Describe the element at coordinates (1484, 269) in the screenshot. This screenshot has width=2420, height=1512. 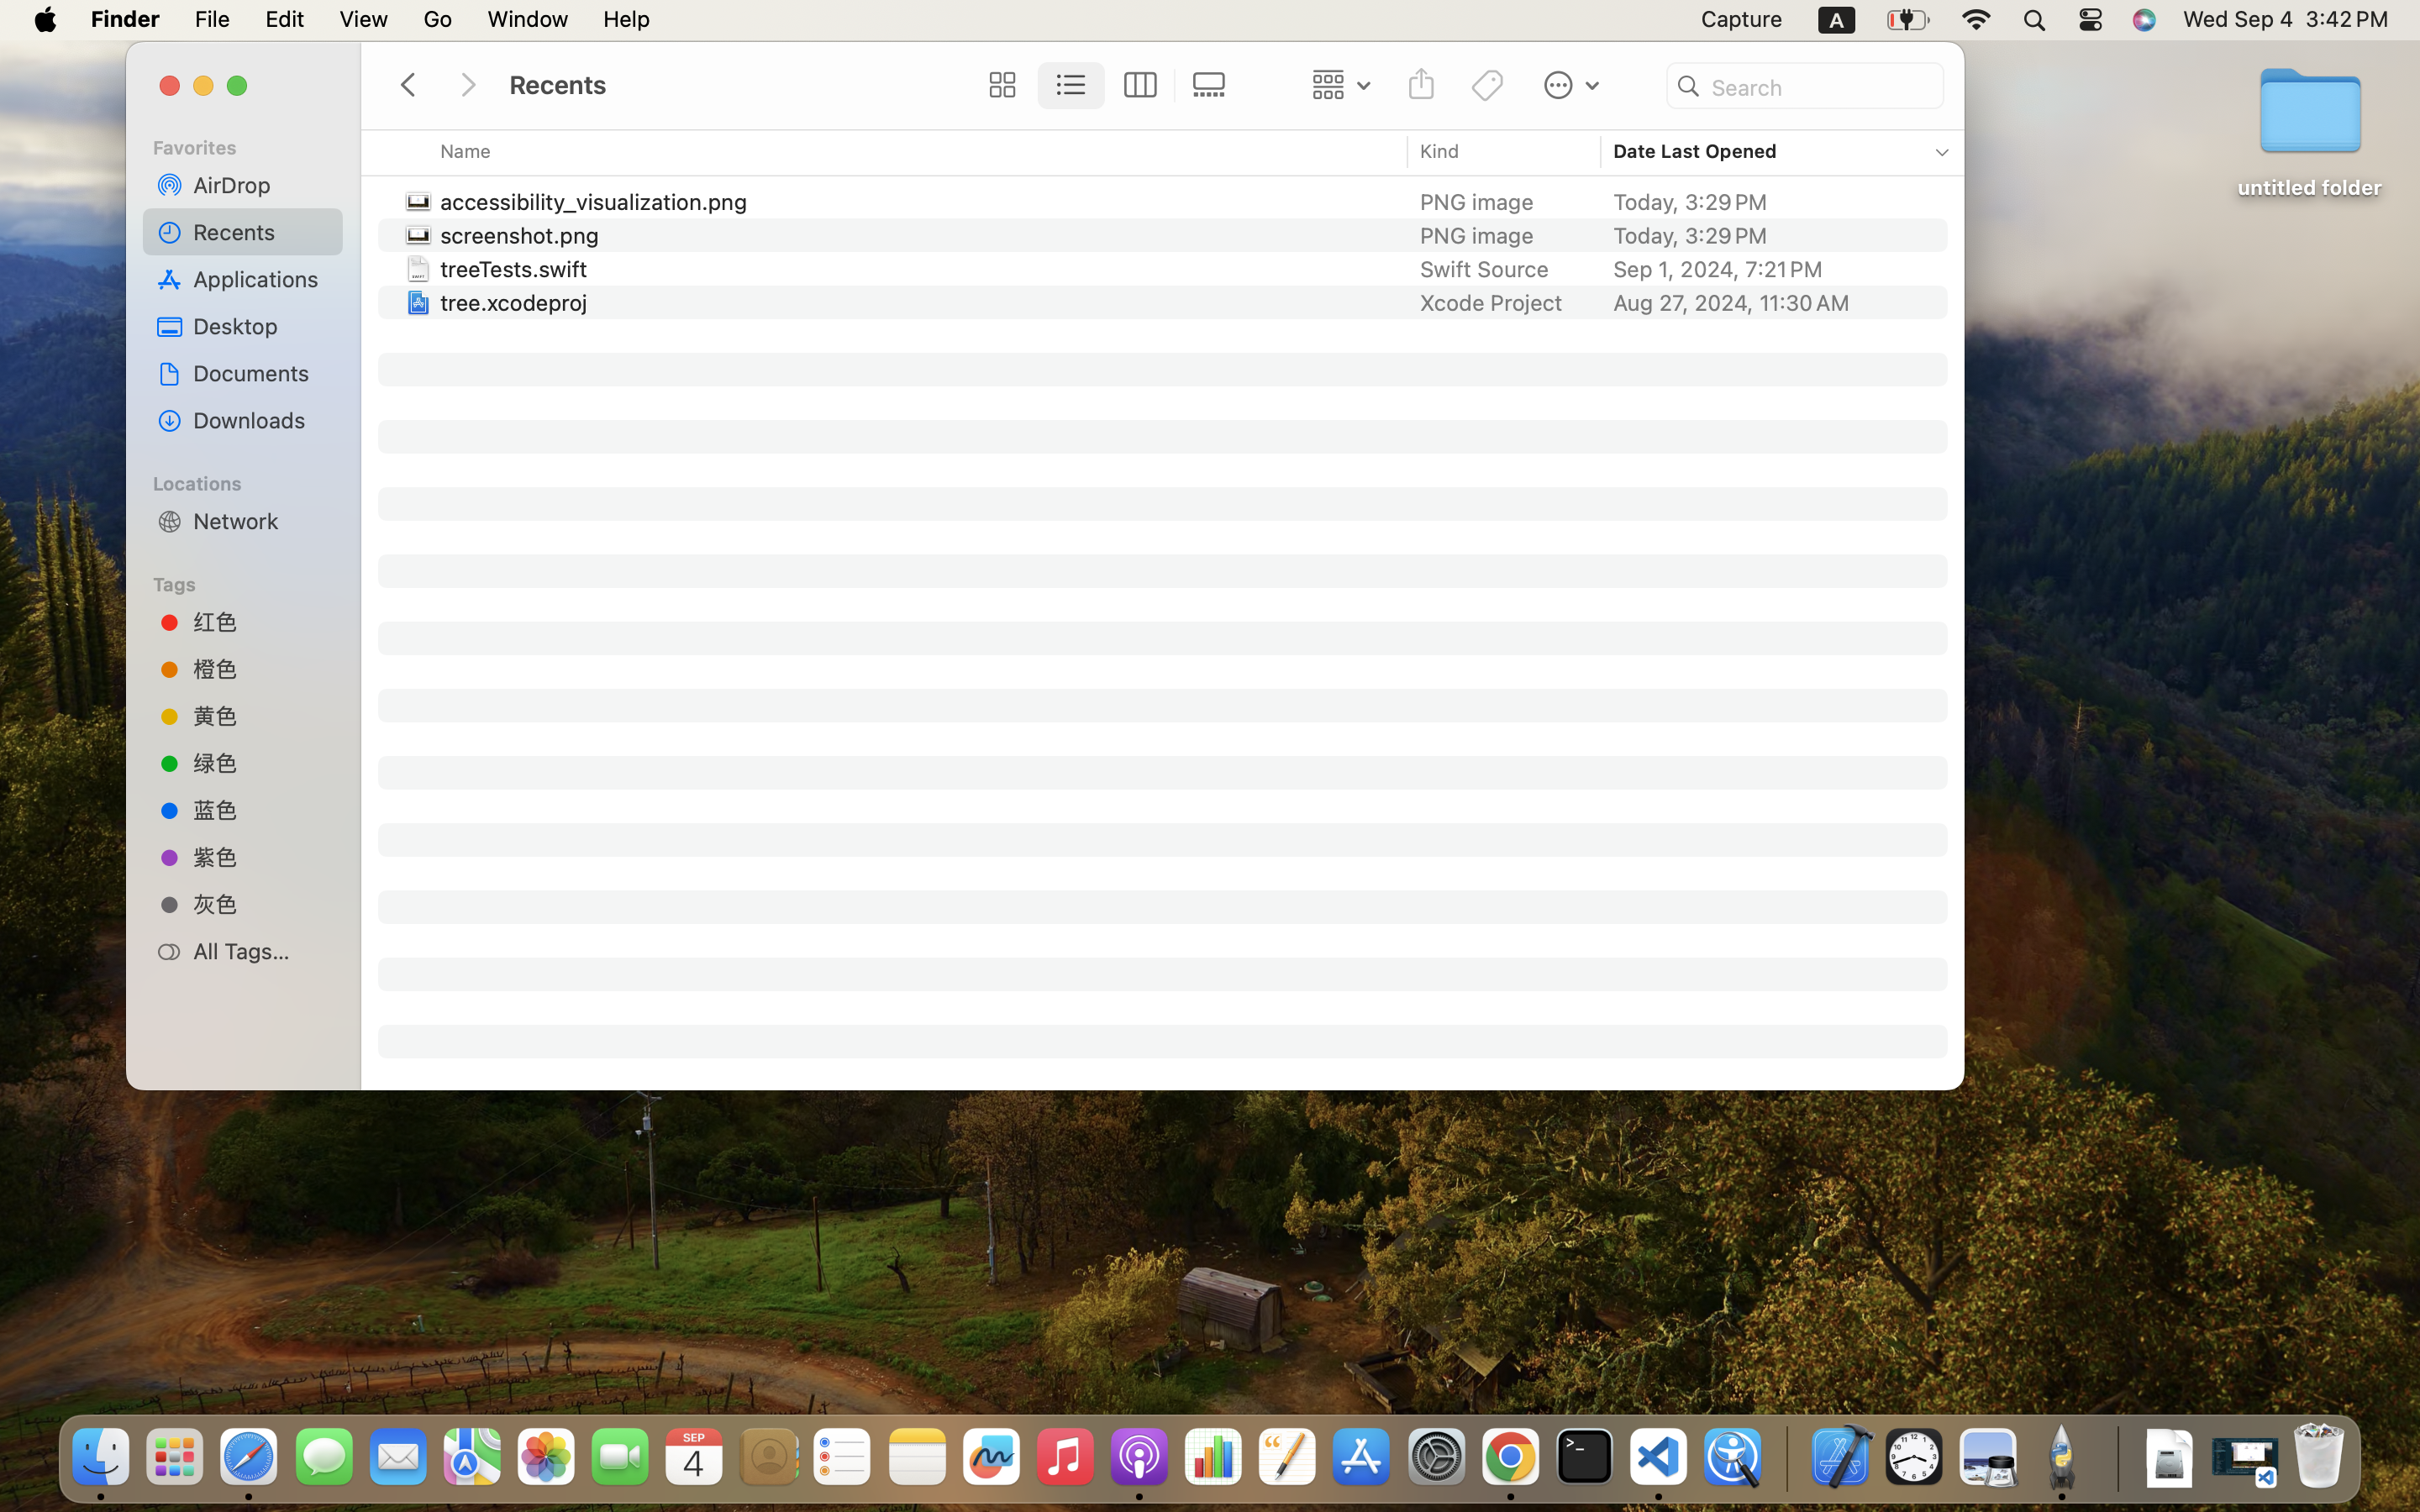
I see `'Swift Source'` at that location.